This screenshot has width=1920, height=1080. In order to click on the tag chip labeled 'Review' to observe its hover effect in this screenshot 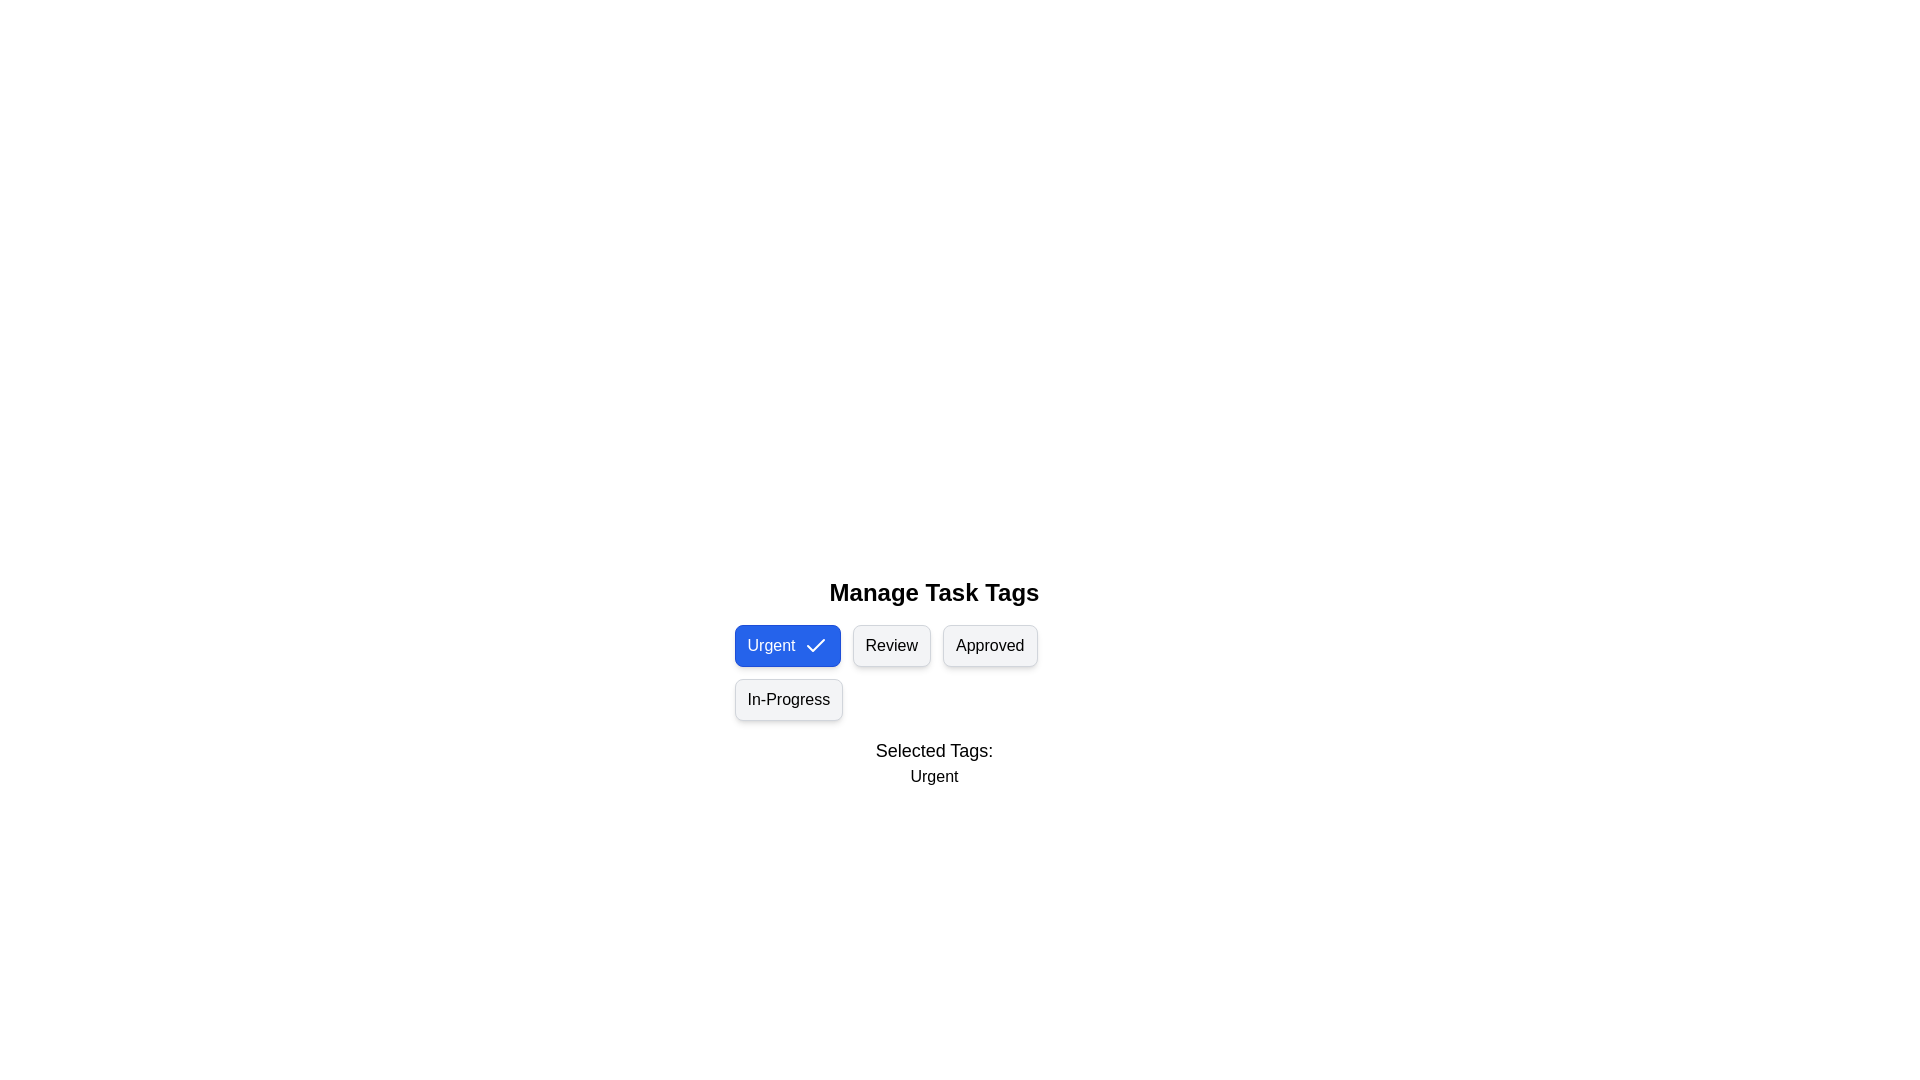, I will do `click(890, 645)`.